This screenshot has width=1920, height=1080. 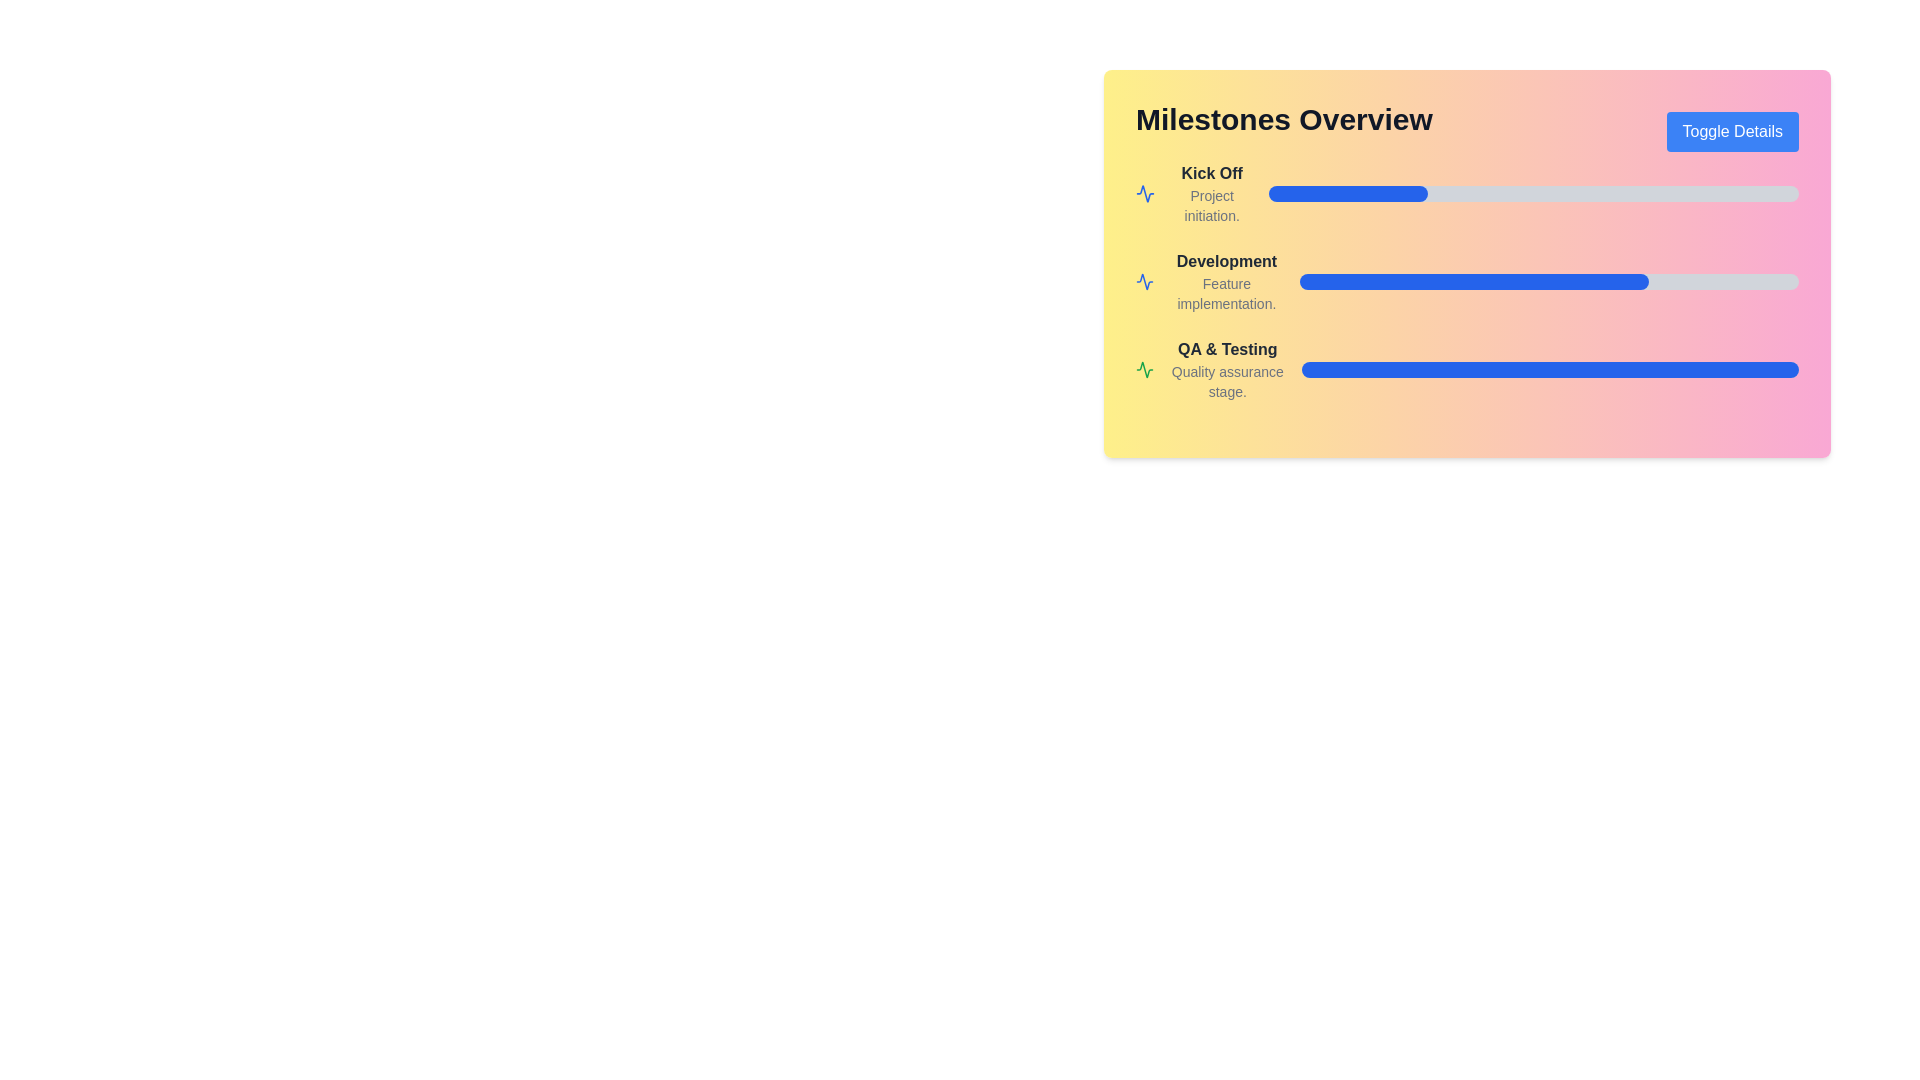 I want to click on text label 'QA & Testing' which is a bold text element styled with medium-sized typography, positioned prominently in the Milestones Overview section, so click(x=1226, y=349).